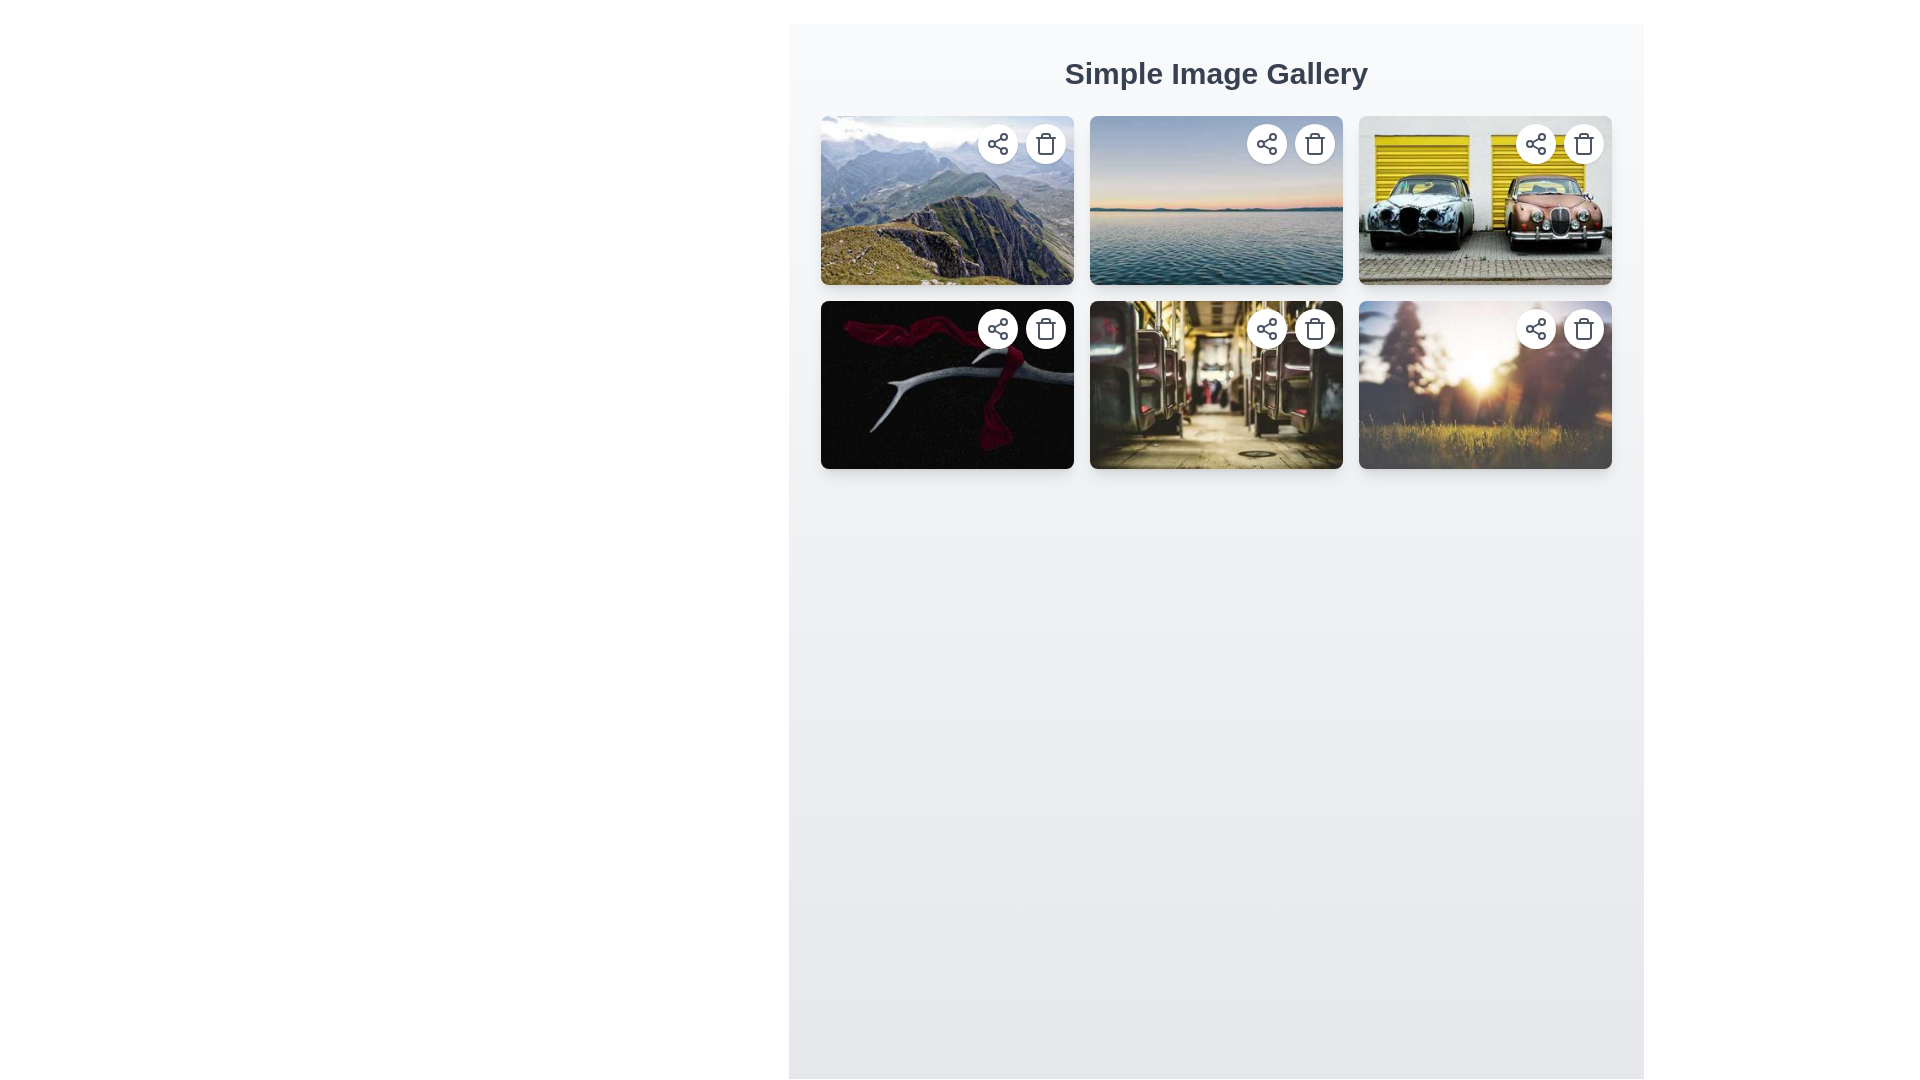 The width and height of the screenshot is (1920, 1080). Describe the element at coordinates (1315, 326) in the screenshot. I see `the delete button in the top-right corner of the bottom-middle image's overlay section` at that location.